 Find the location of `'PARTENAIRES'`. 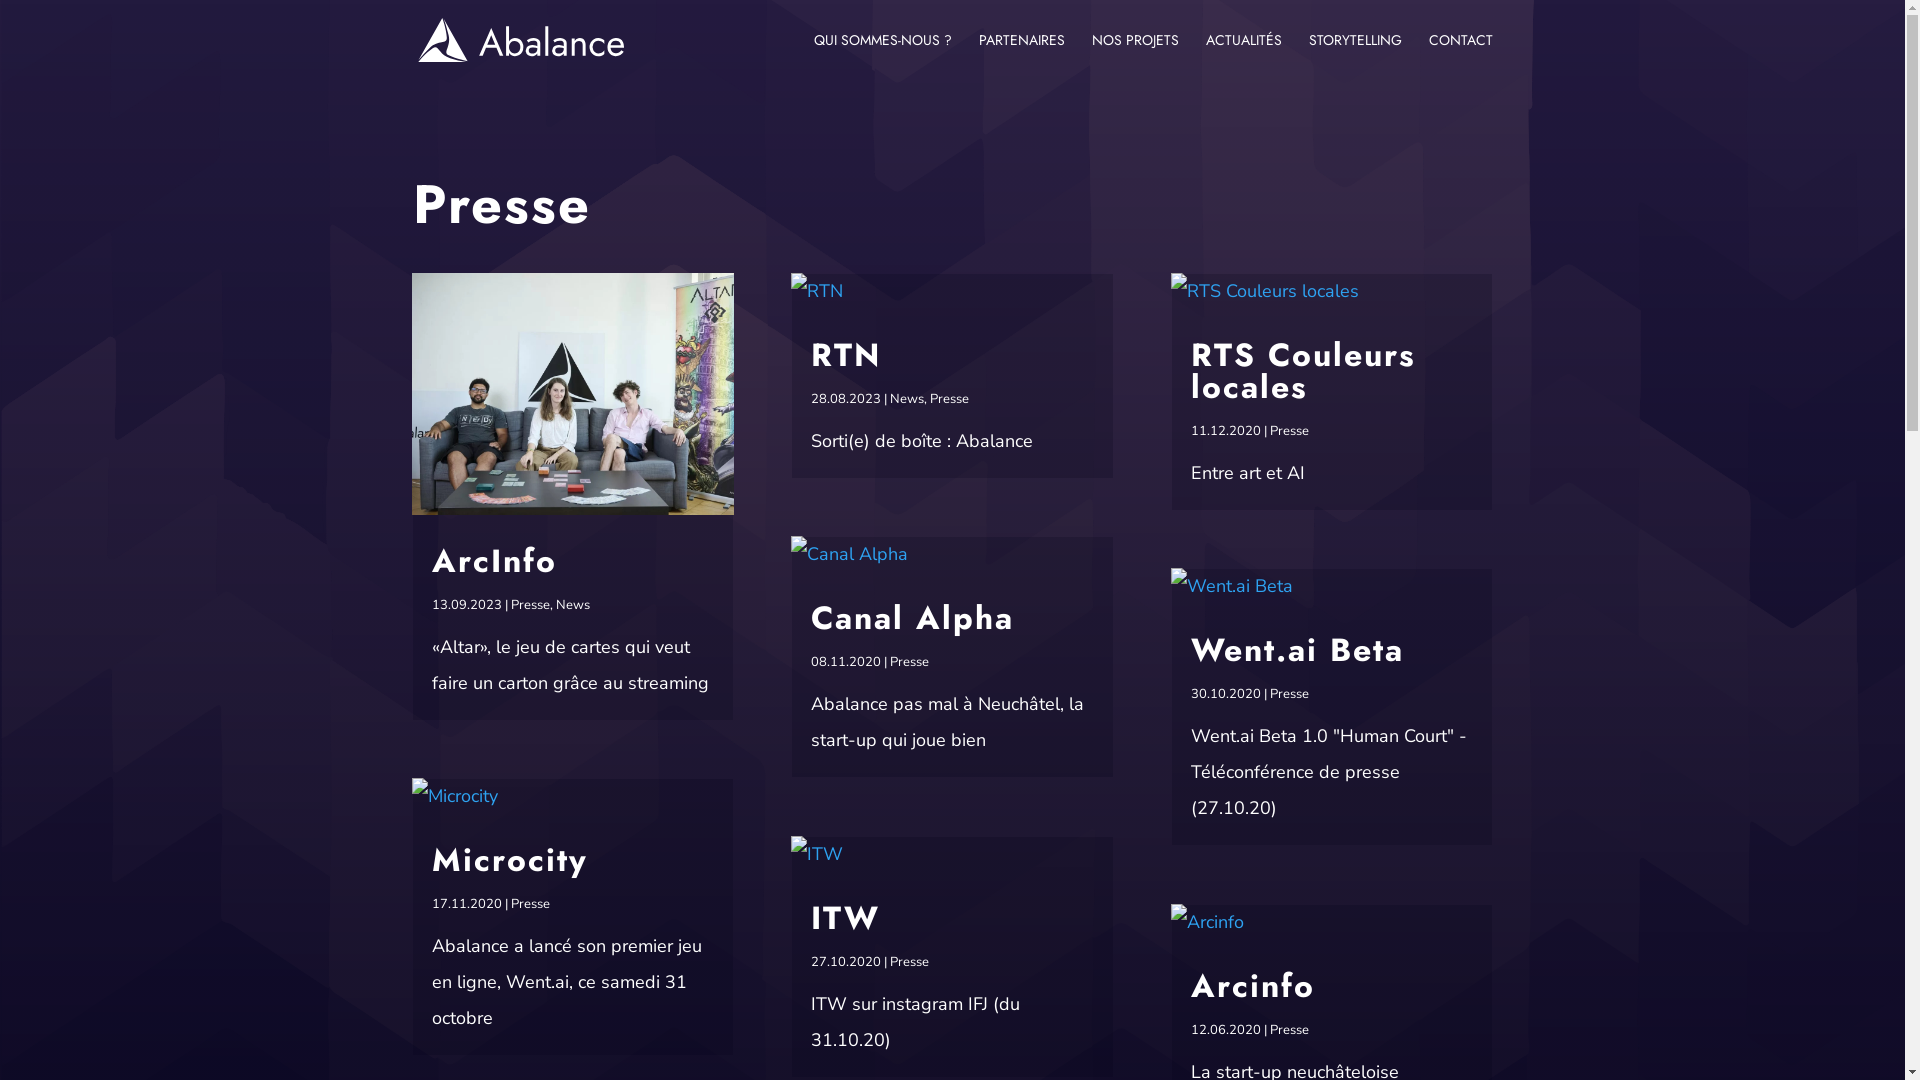

'PARTENAIRES' is located at coordinates (1021, 55).